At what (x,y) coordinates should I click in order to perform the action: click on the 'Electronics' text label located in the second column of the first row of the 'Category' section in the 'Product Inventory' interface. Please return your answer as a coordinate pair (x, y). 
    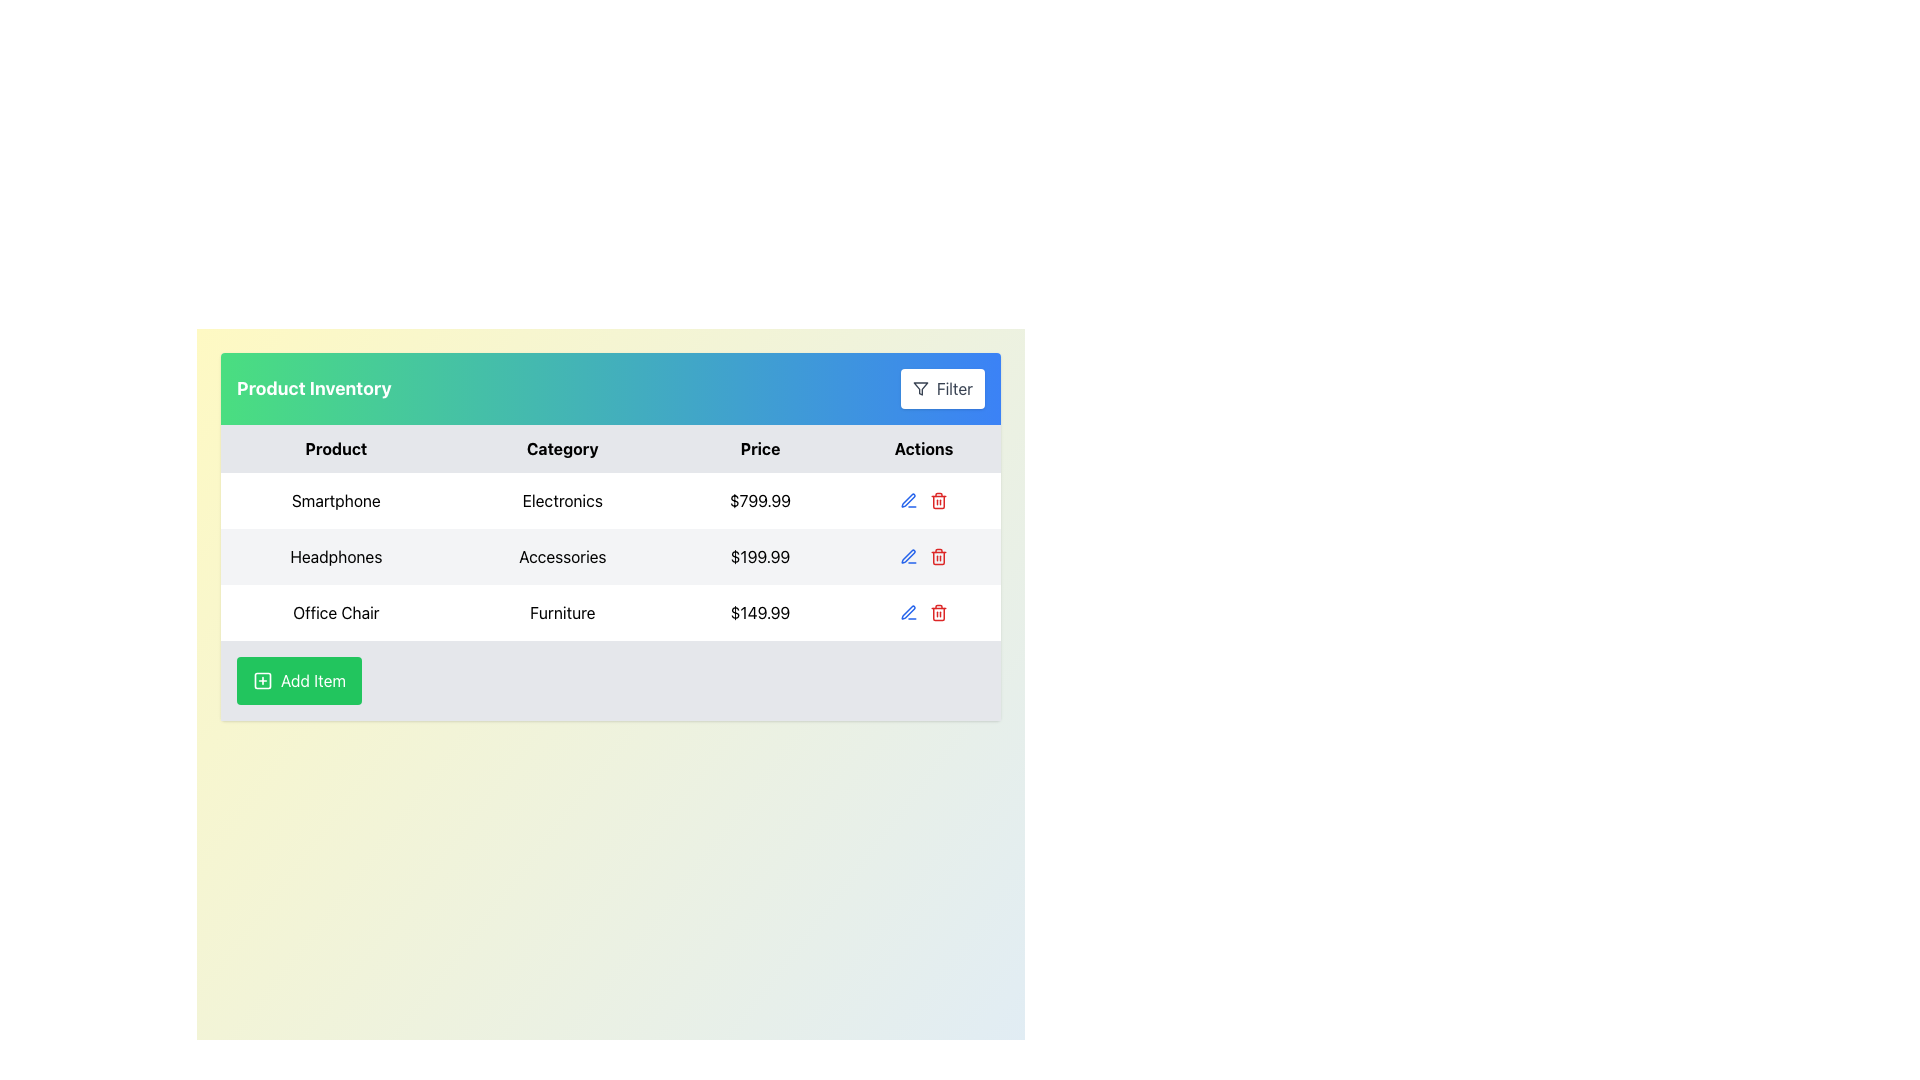
    Looking at the image, I should click on (561, 500).